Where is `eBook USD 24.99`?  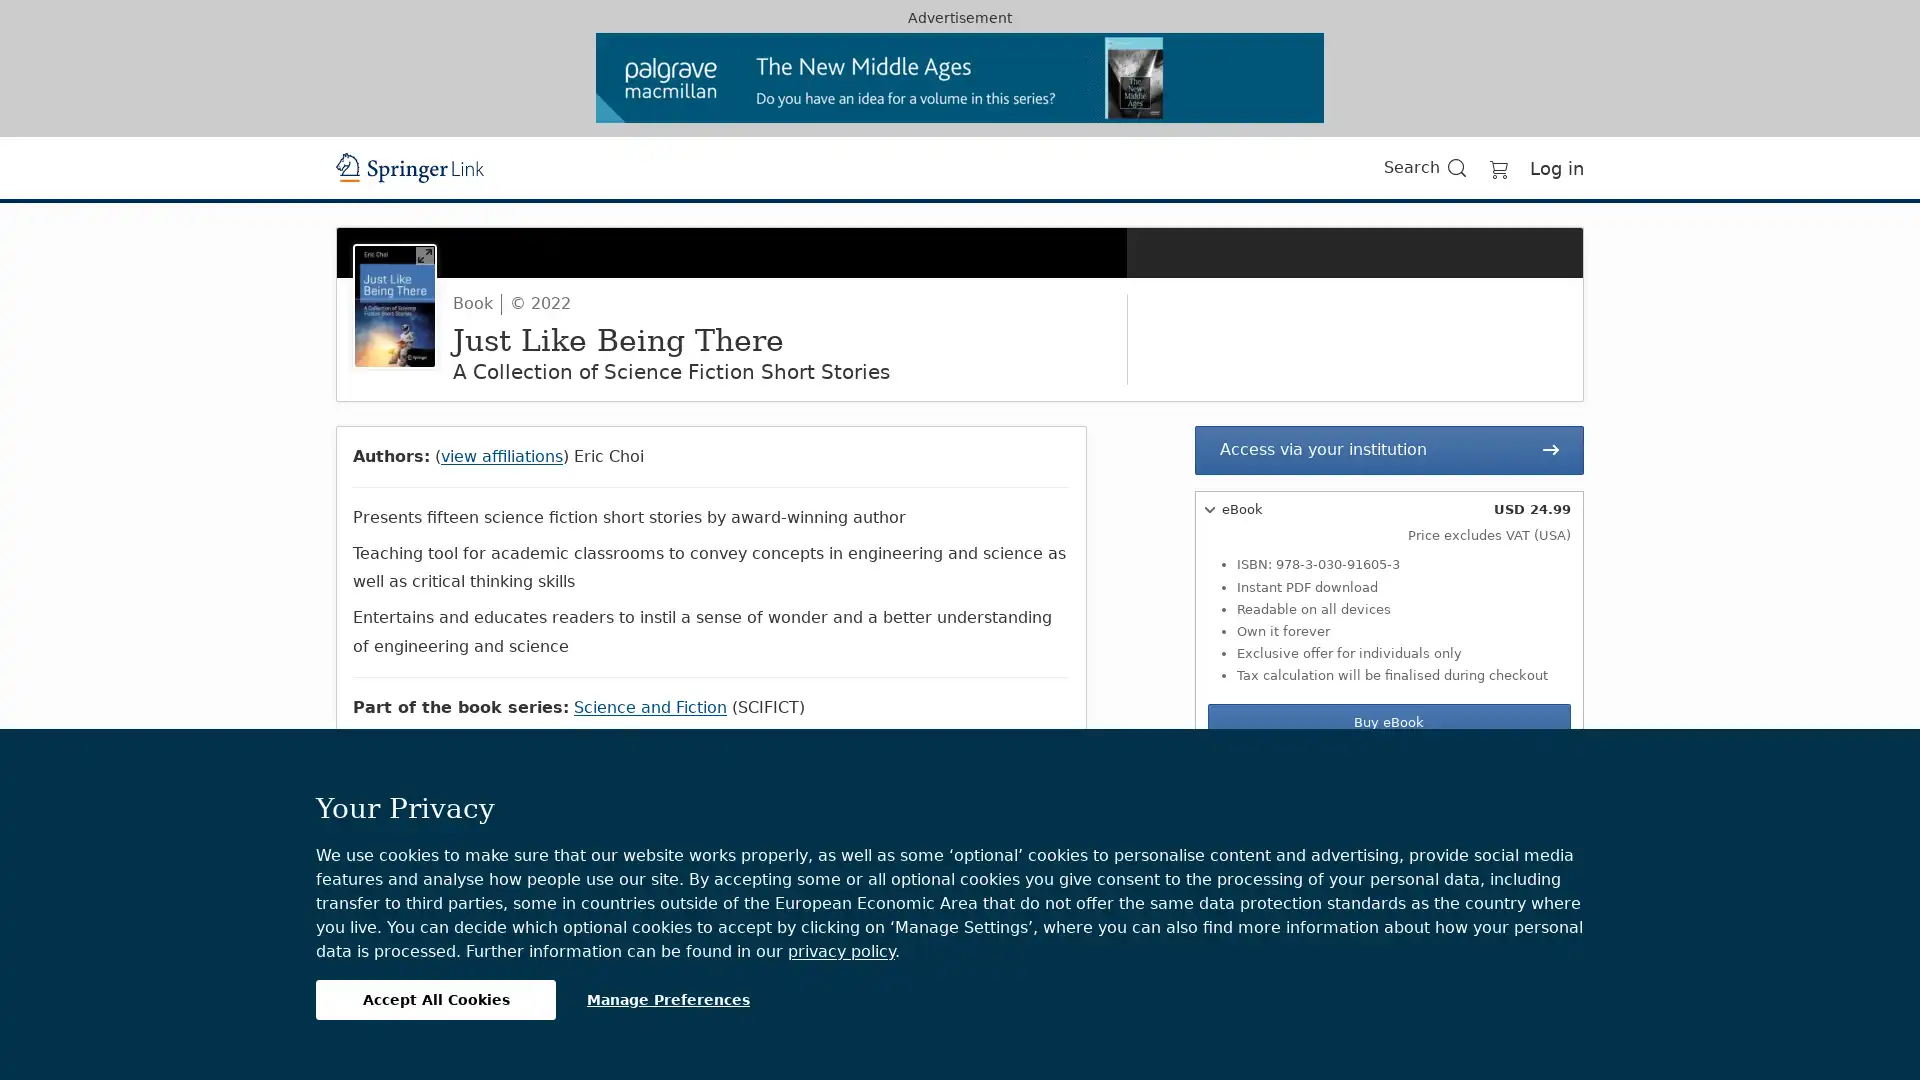 eBook USD 24.99 is located at coordinates (1387, 508).